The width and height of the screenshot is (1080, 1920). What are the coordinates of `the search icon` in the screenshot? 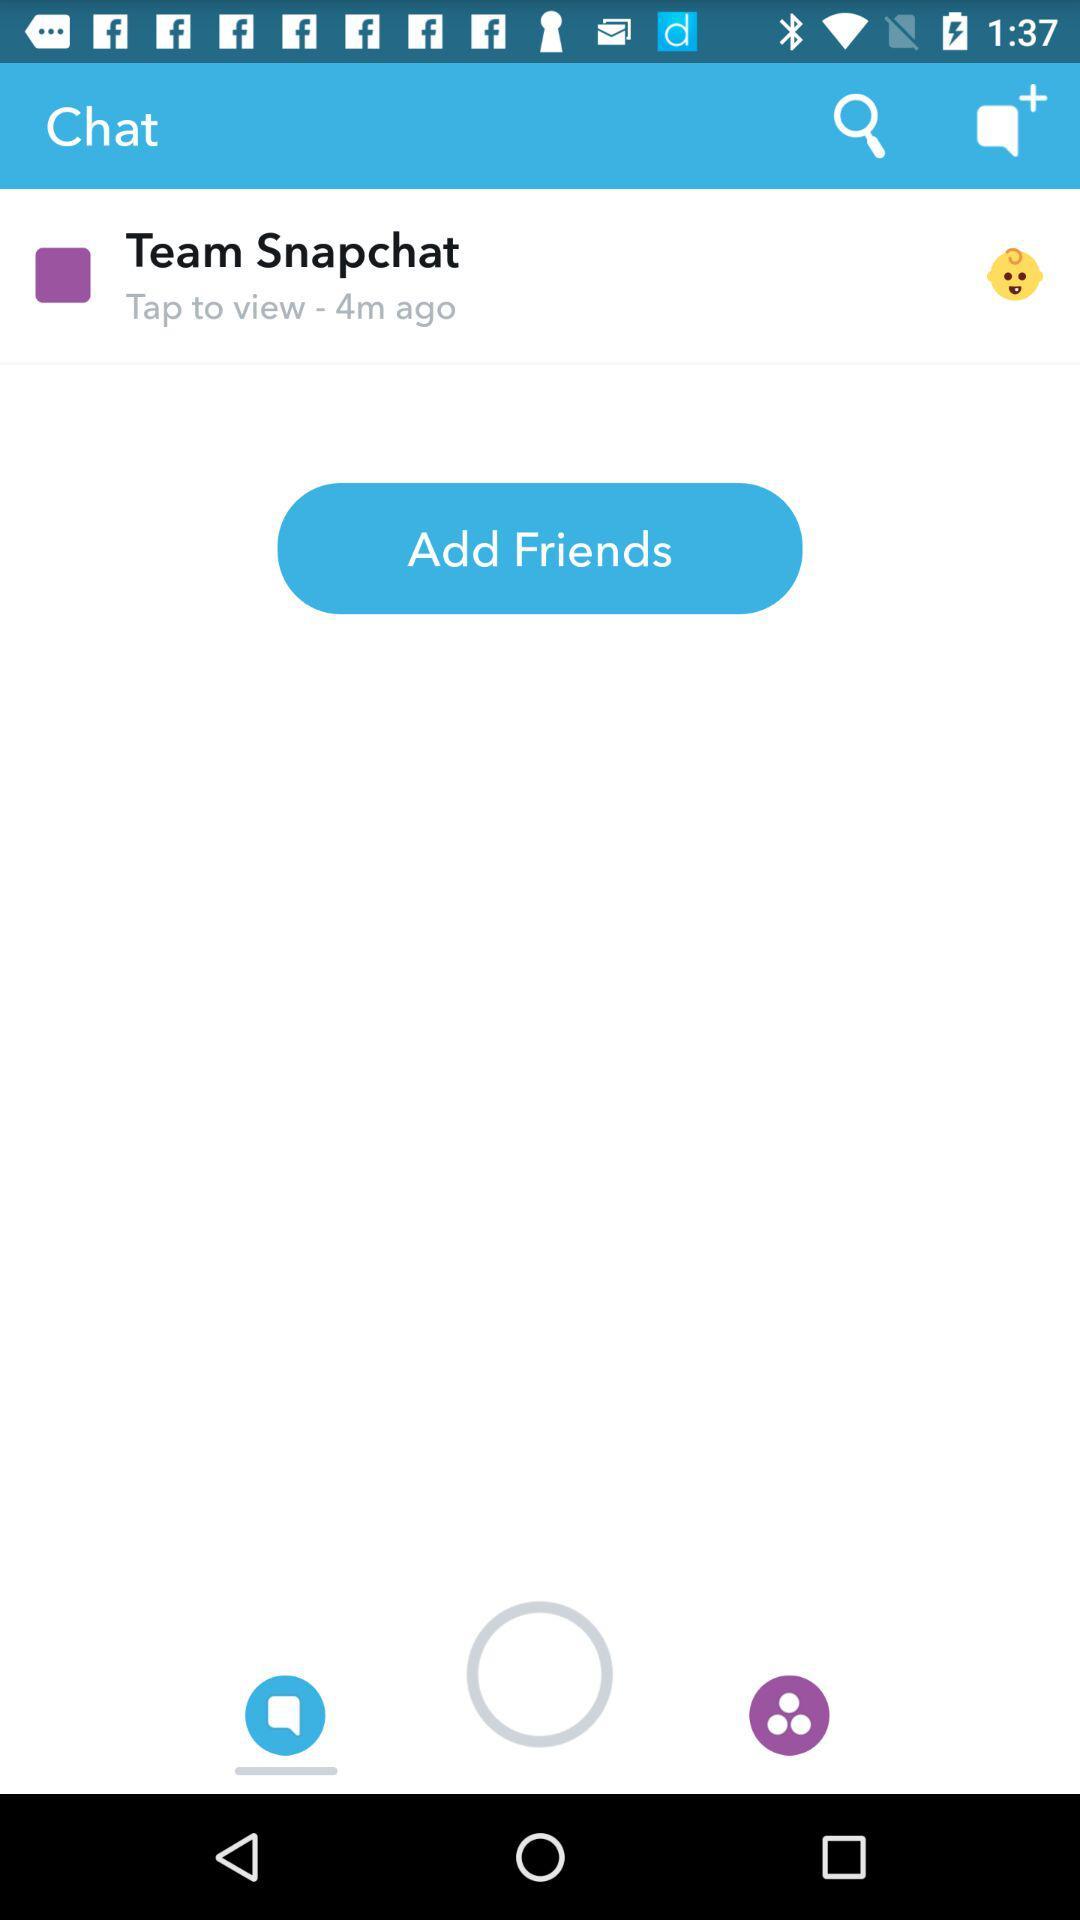 It's located at (858, 124).